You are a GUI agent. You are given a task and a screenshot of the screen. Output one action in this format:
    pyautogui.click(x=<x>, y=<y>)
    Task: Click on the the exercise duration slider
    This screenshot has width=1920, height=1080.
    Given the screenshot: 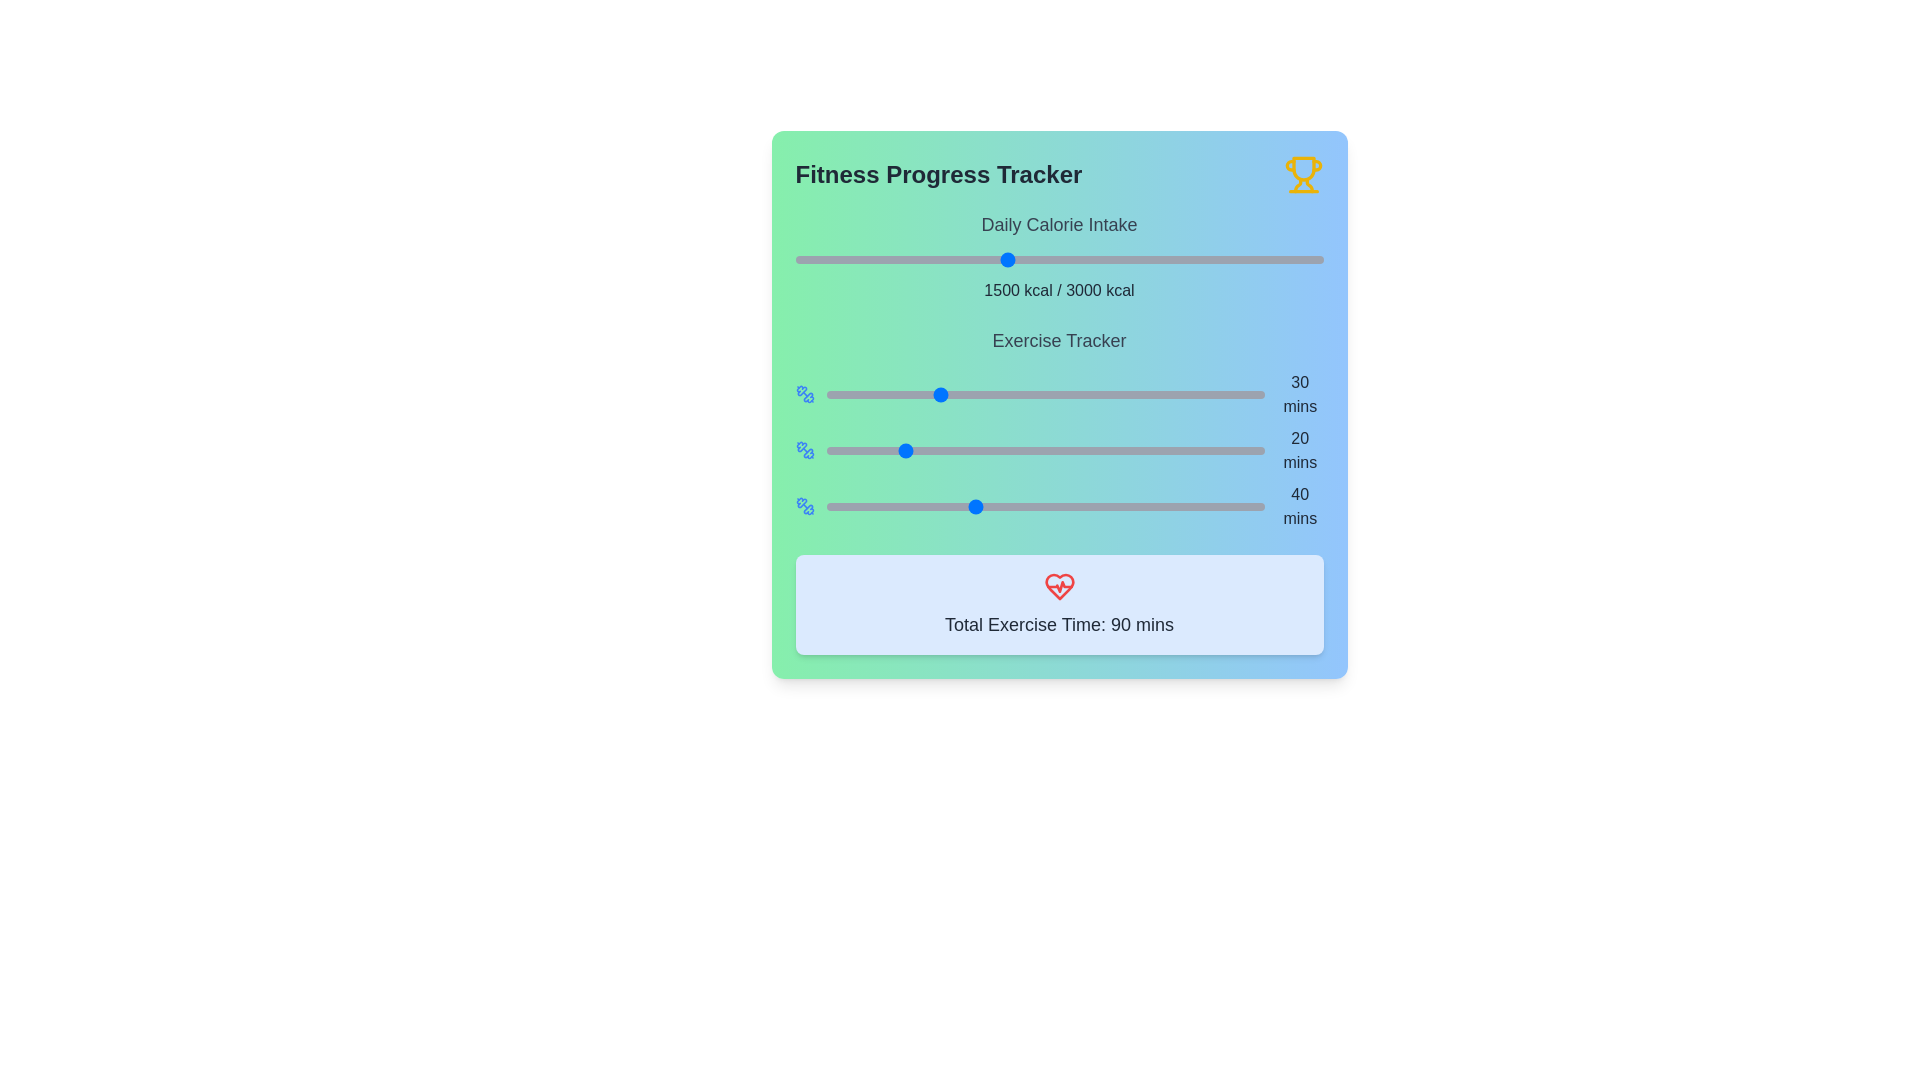 What is the action you would take?
    pyautogui.click(x=906, y=451)
    